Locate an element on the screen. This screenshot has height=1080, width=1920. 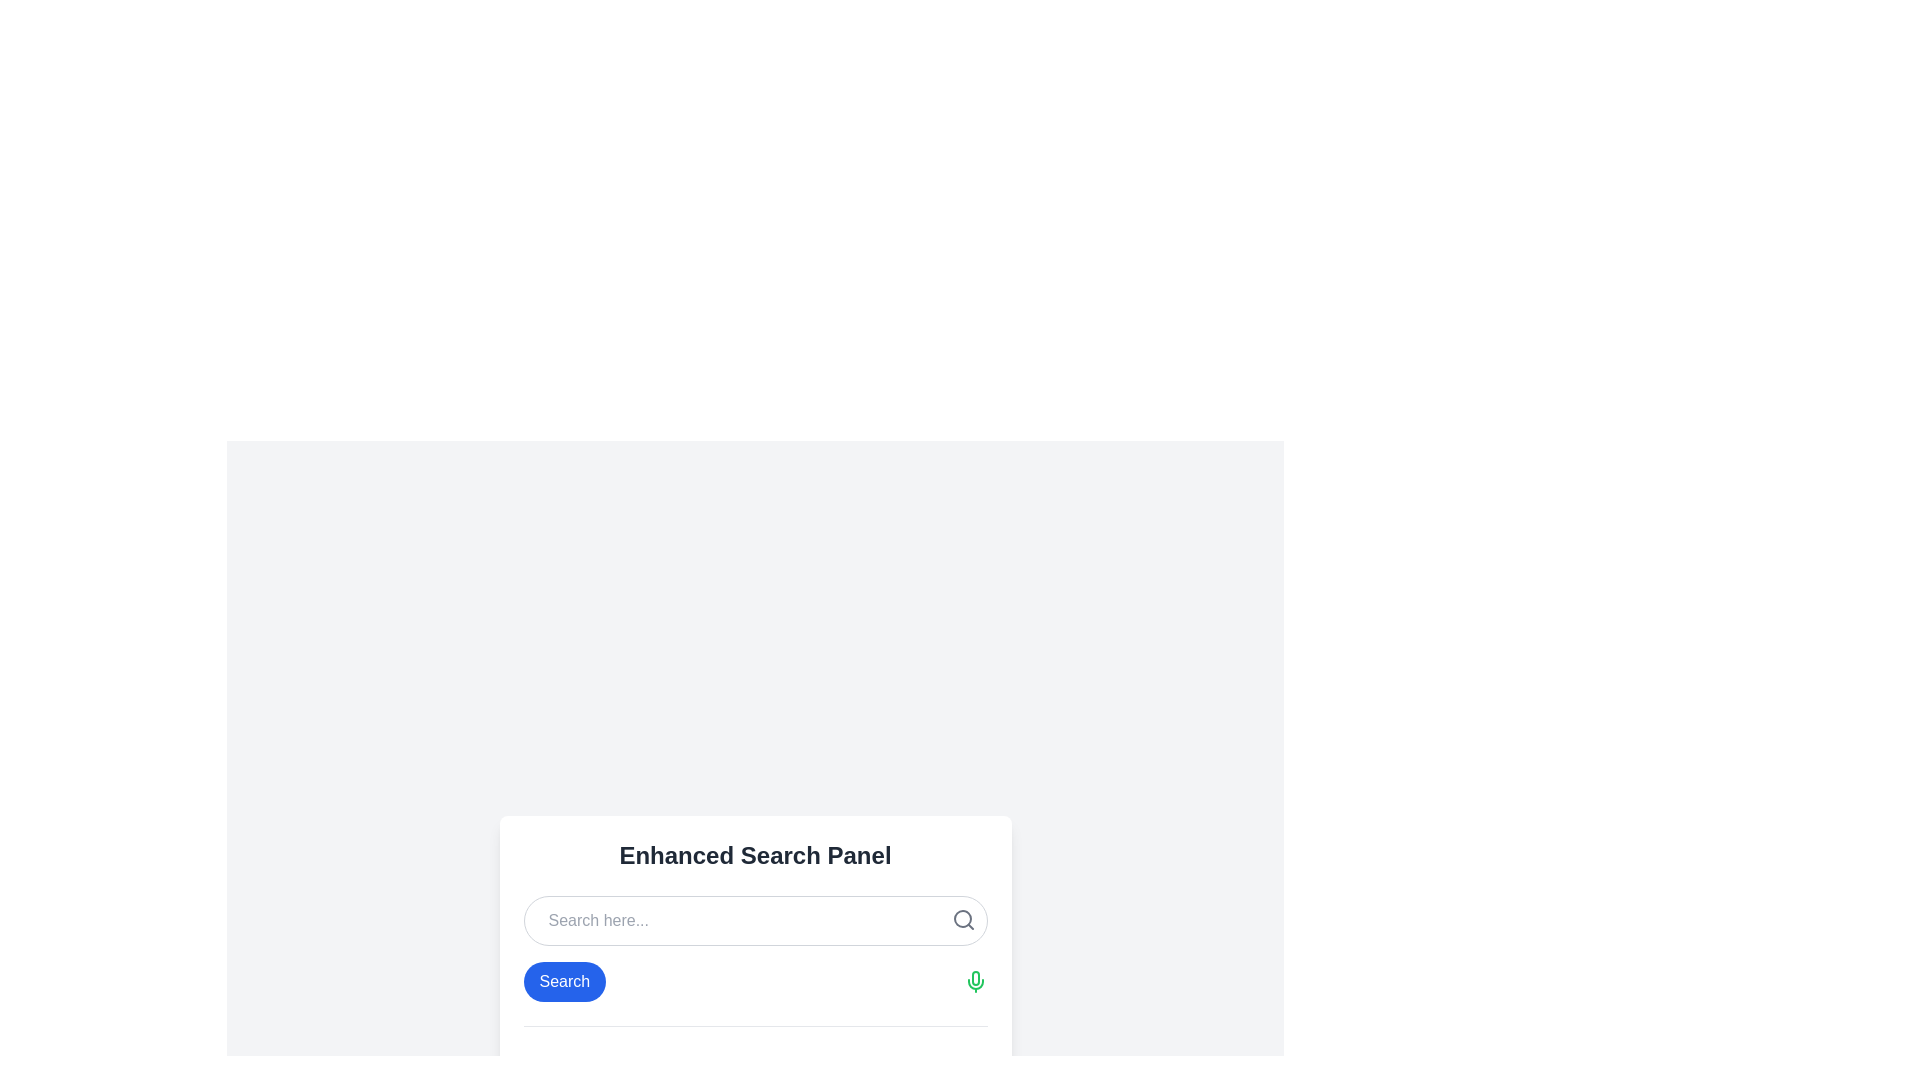
the text input field with a search icon located in the Enhanced Search Panel to bring the cursor for typing is located at coordinates (754, 920).